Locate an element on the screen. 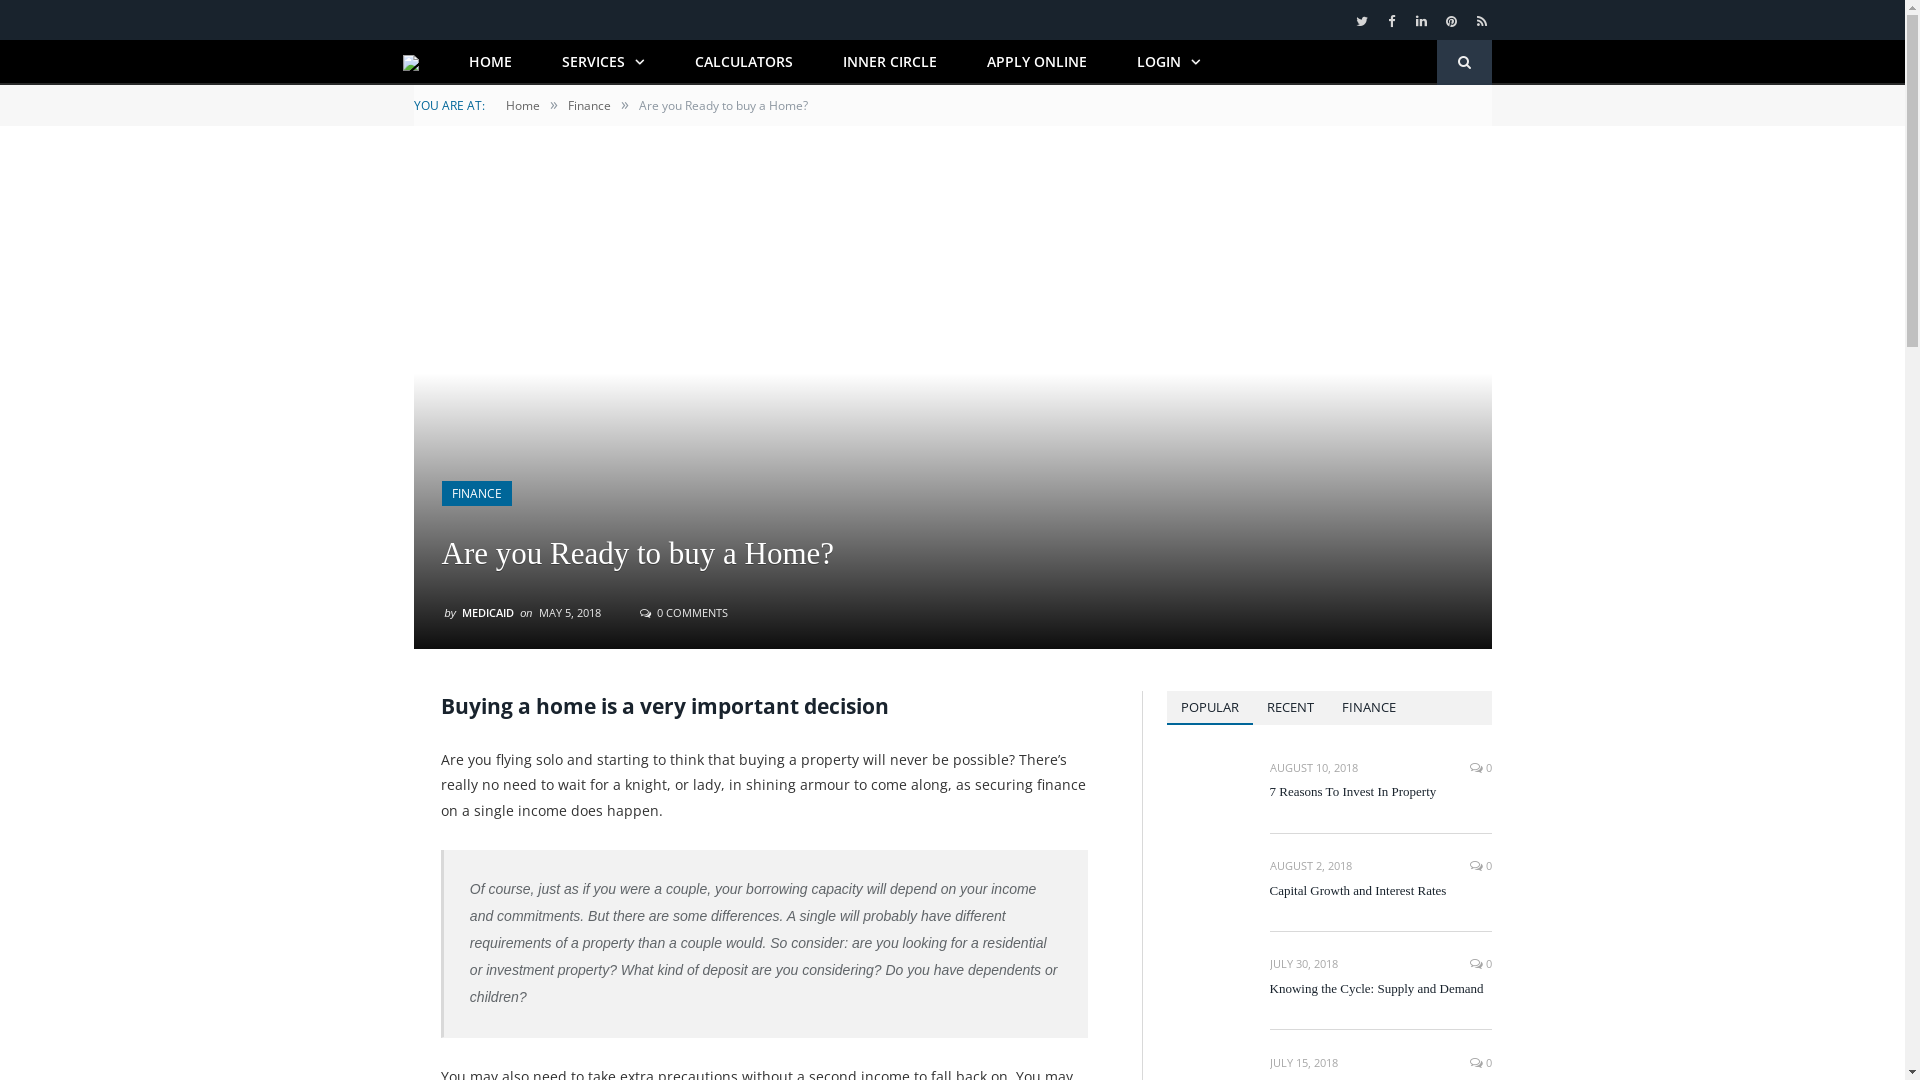 Image resolution: width=1920 pixels, height=1080 pixels. 'MEDICAID' is located at coordinates (488, 610).